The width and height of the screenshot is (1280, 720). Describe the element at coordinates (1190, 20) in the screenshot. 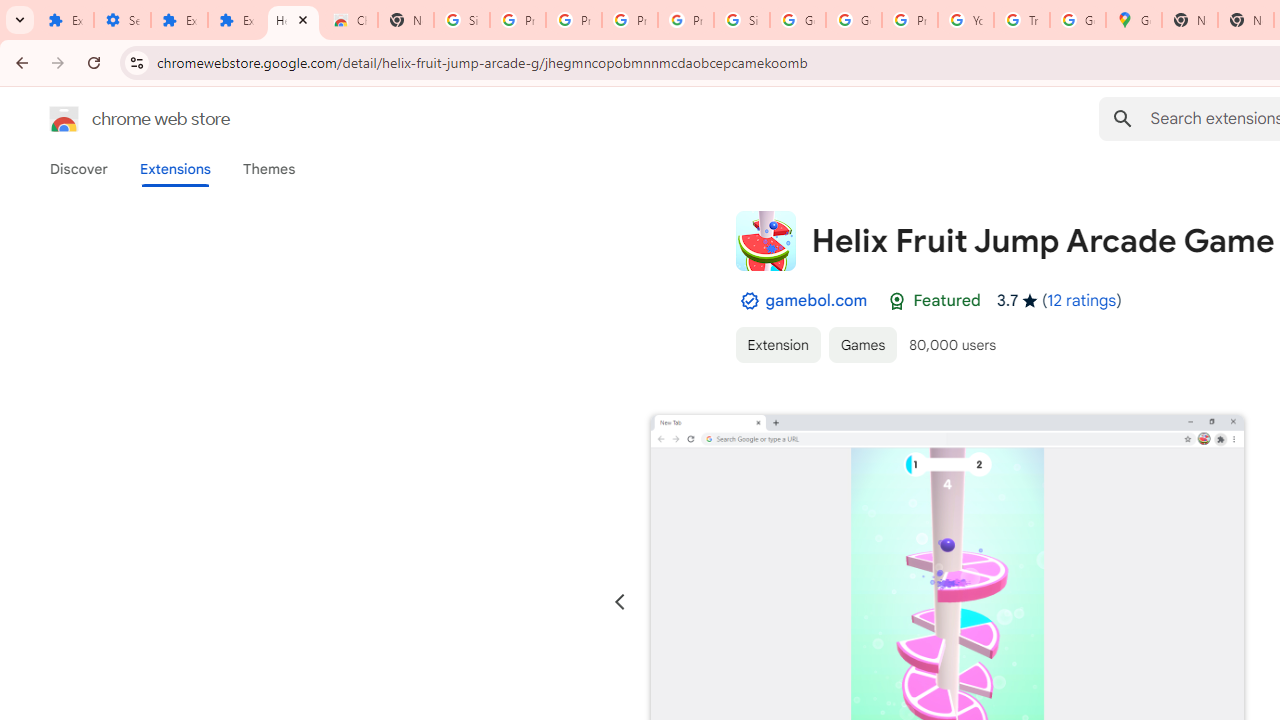

I see `'New Tab'` at that location.